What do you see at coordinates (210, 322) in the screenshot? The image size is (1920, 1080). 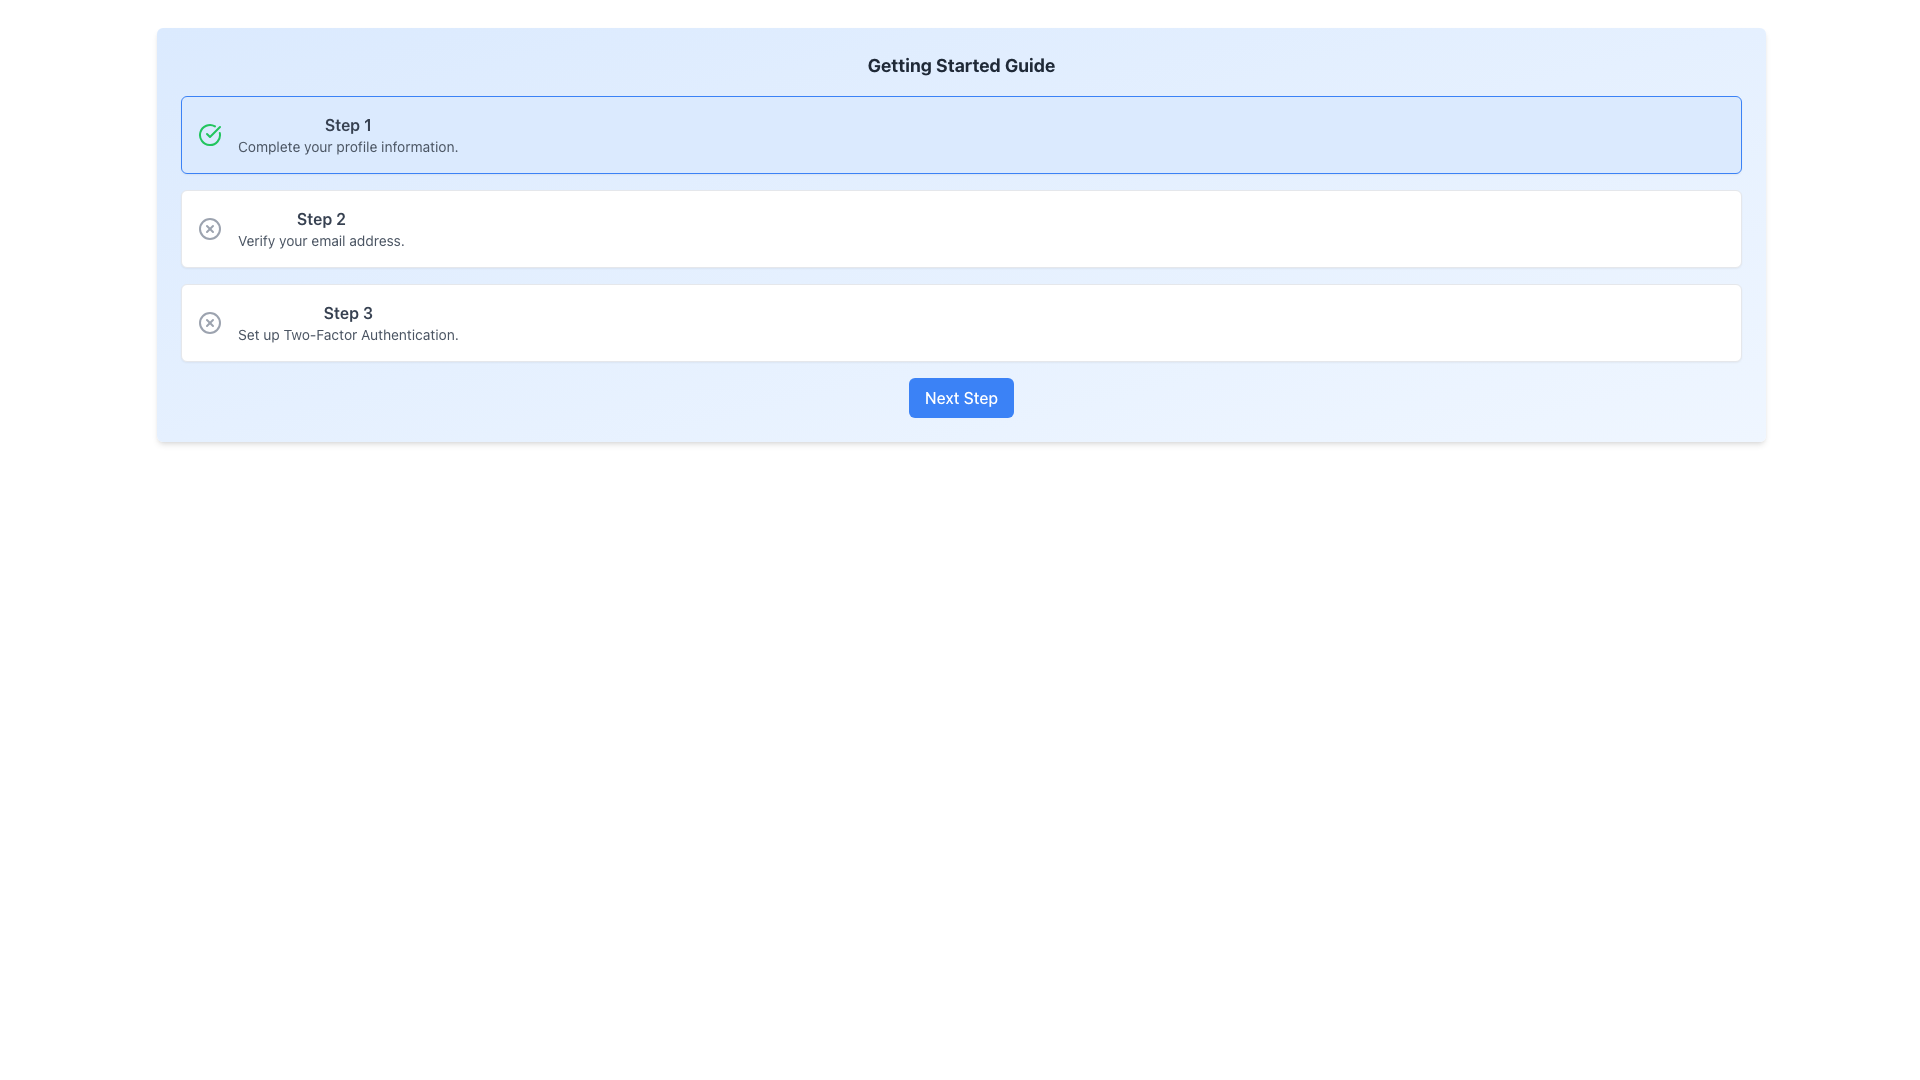 I see `the SVG Circle that visually represents the centerpiece of the 'Step 3: Set up Two-Factor Authentication' indicator in the 'Getting Started Guide'` at bounding box center [210, 322].